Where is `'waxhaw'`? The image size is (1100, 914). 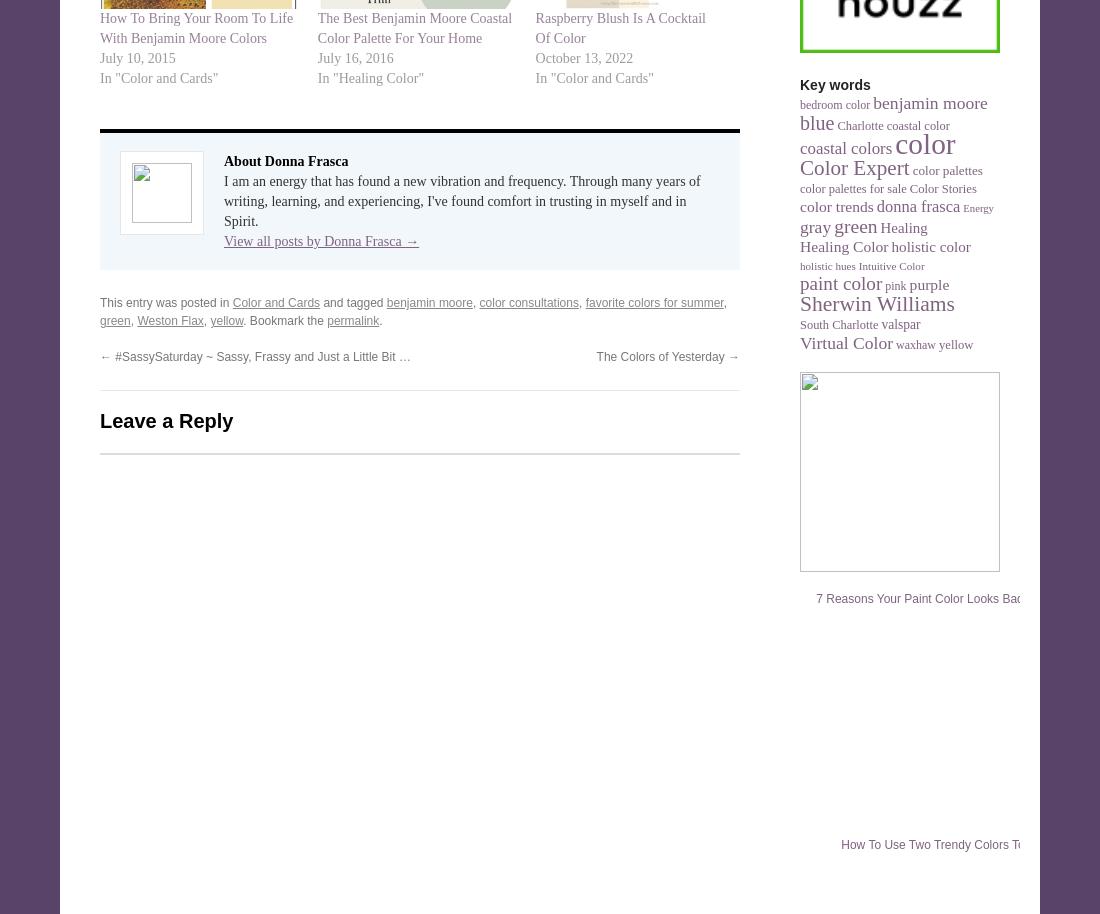
'waxhaw' is located at coordinates (895, 344).